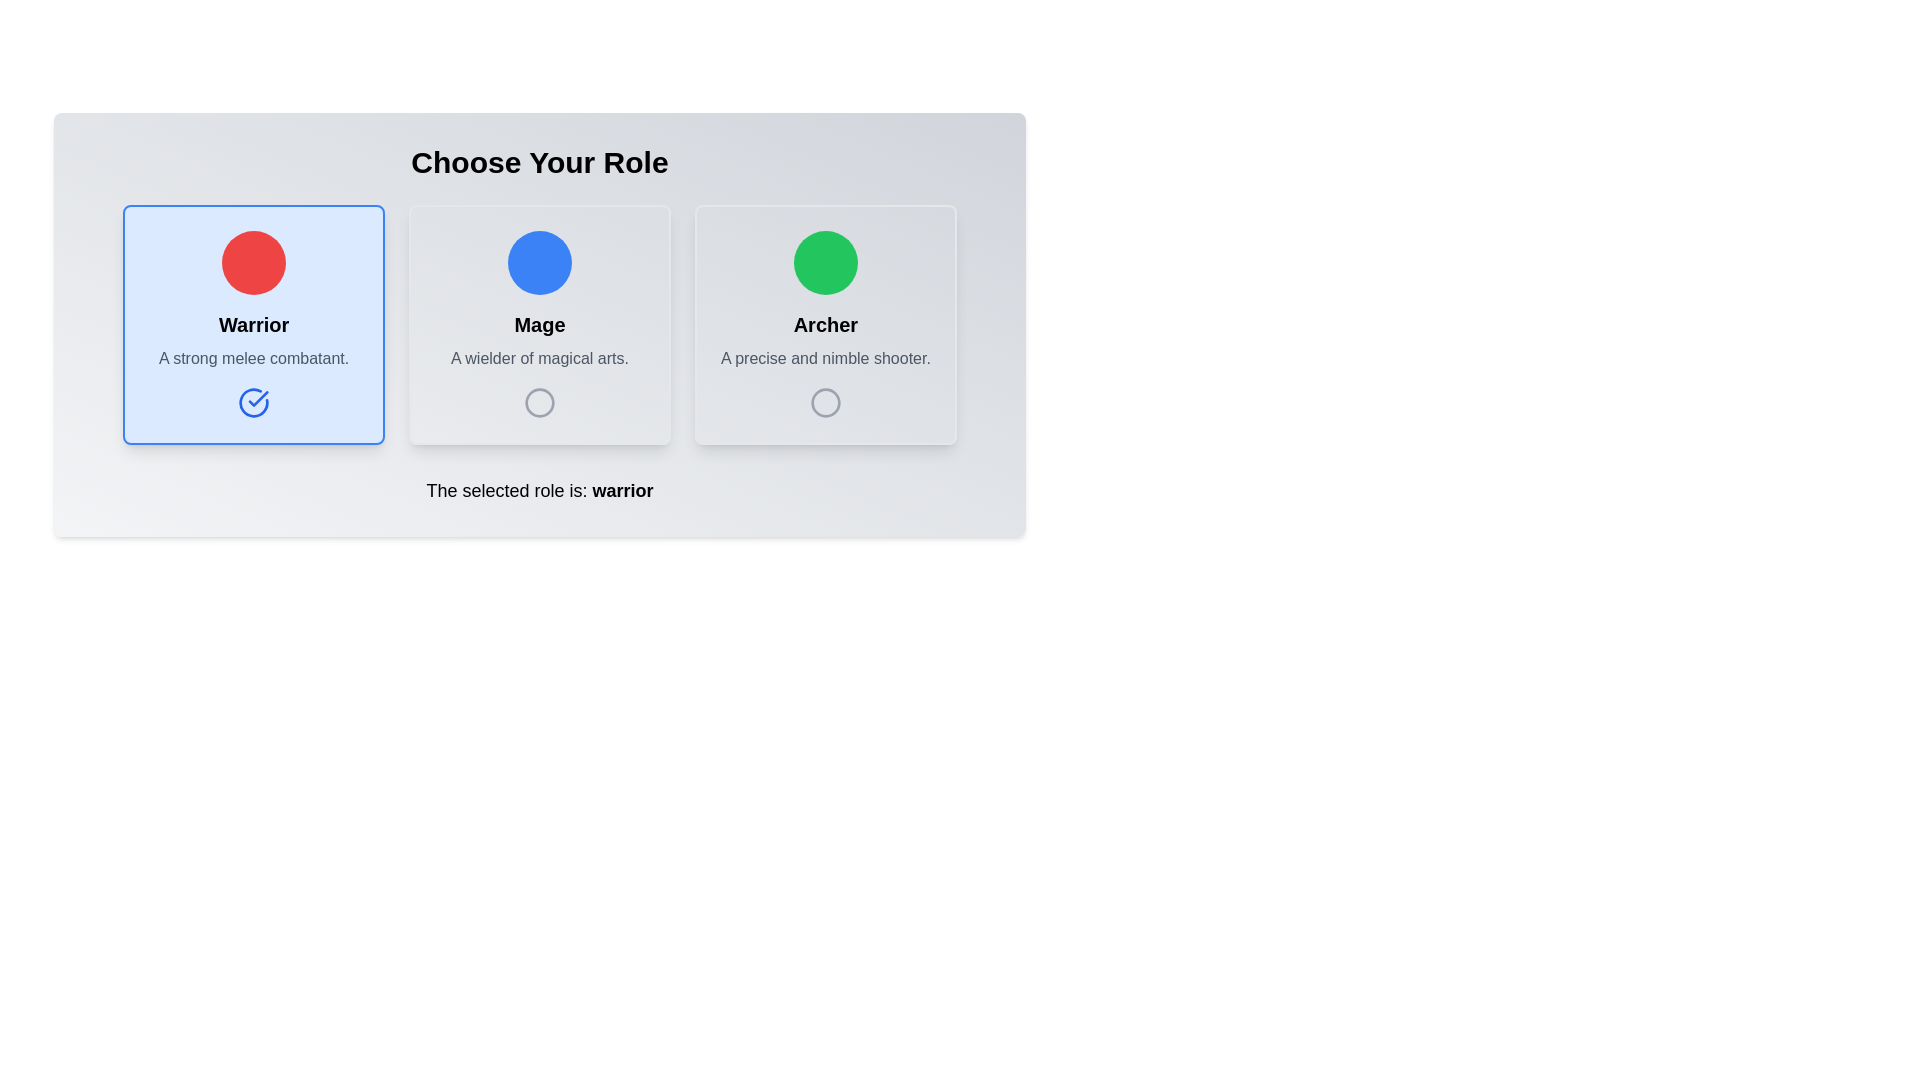 The height and width of the screenshot is (1080, 1920). What do you see at coordinates (539, 402) in the screenshot?
I see `the center of the Radio Button Indicator, which is a circular icon with a gray outline and lighter interior, located below the text block labeled 'Mage' and above a descriptive caption` at bounding box center [539, 402].